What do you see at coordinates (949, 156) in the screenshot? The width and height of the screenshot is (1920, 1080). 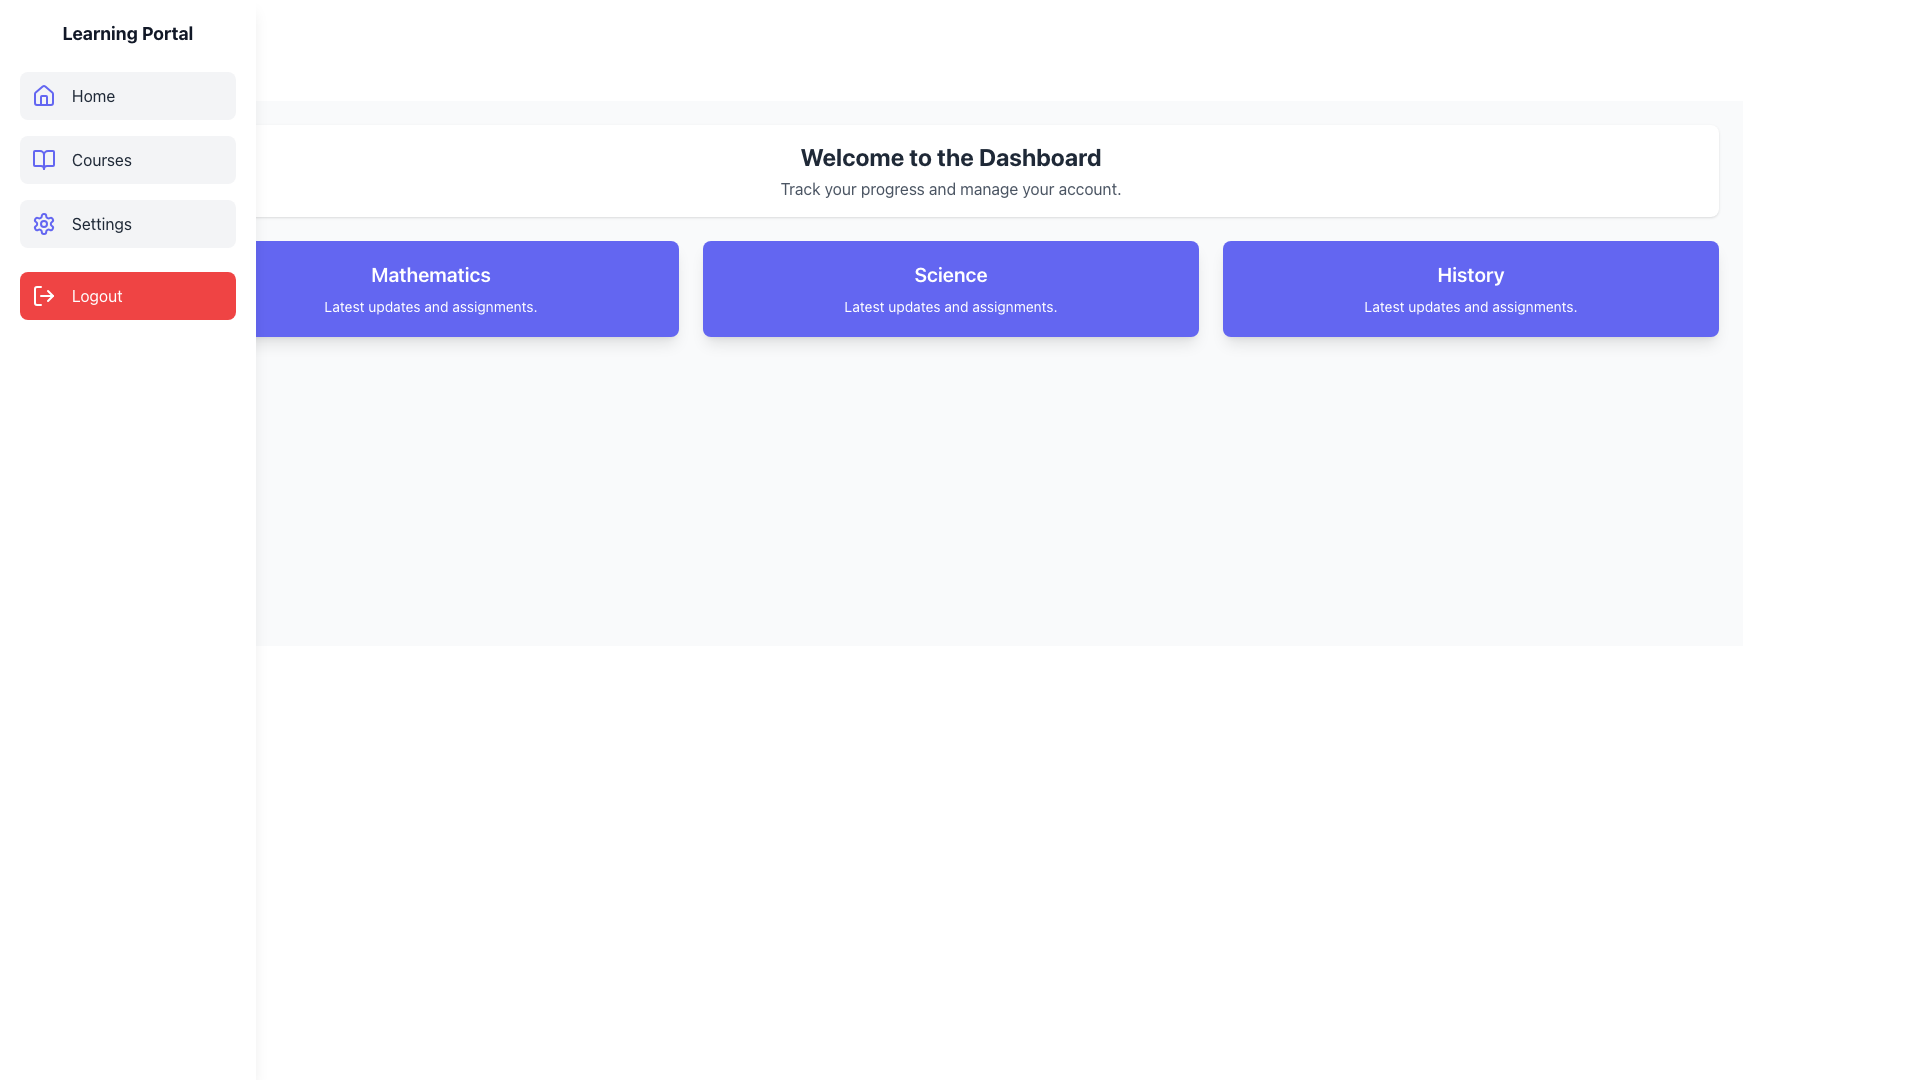 I see `the central Heading (H1) element that serves as a welcome message for the dashboard interface, which is positioned above smaller descriptive text and centered within a white rounded rectangle` at bounding box center [949, 156].